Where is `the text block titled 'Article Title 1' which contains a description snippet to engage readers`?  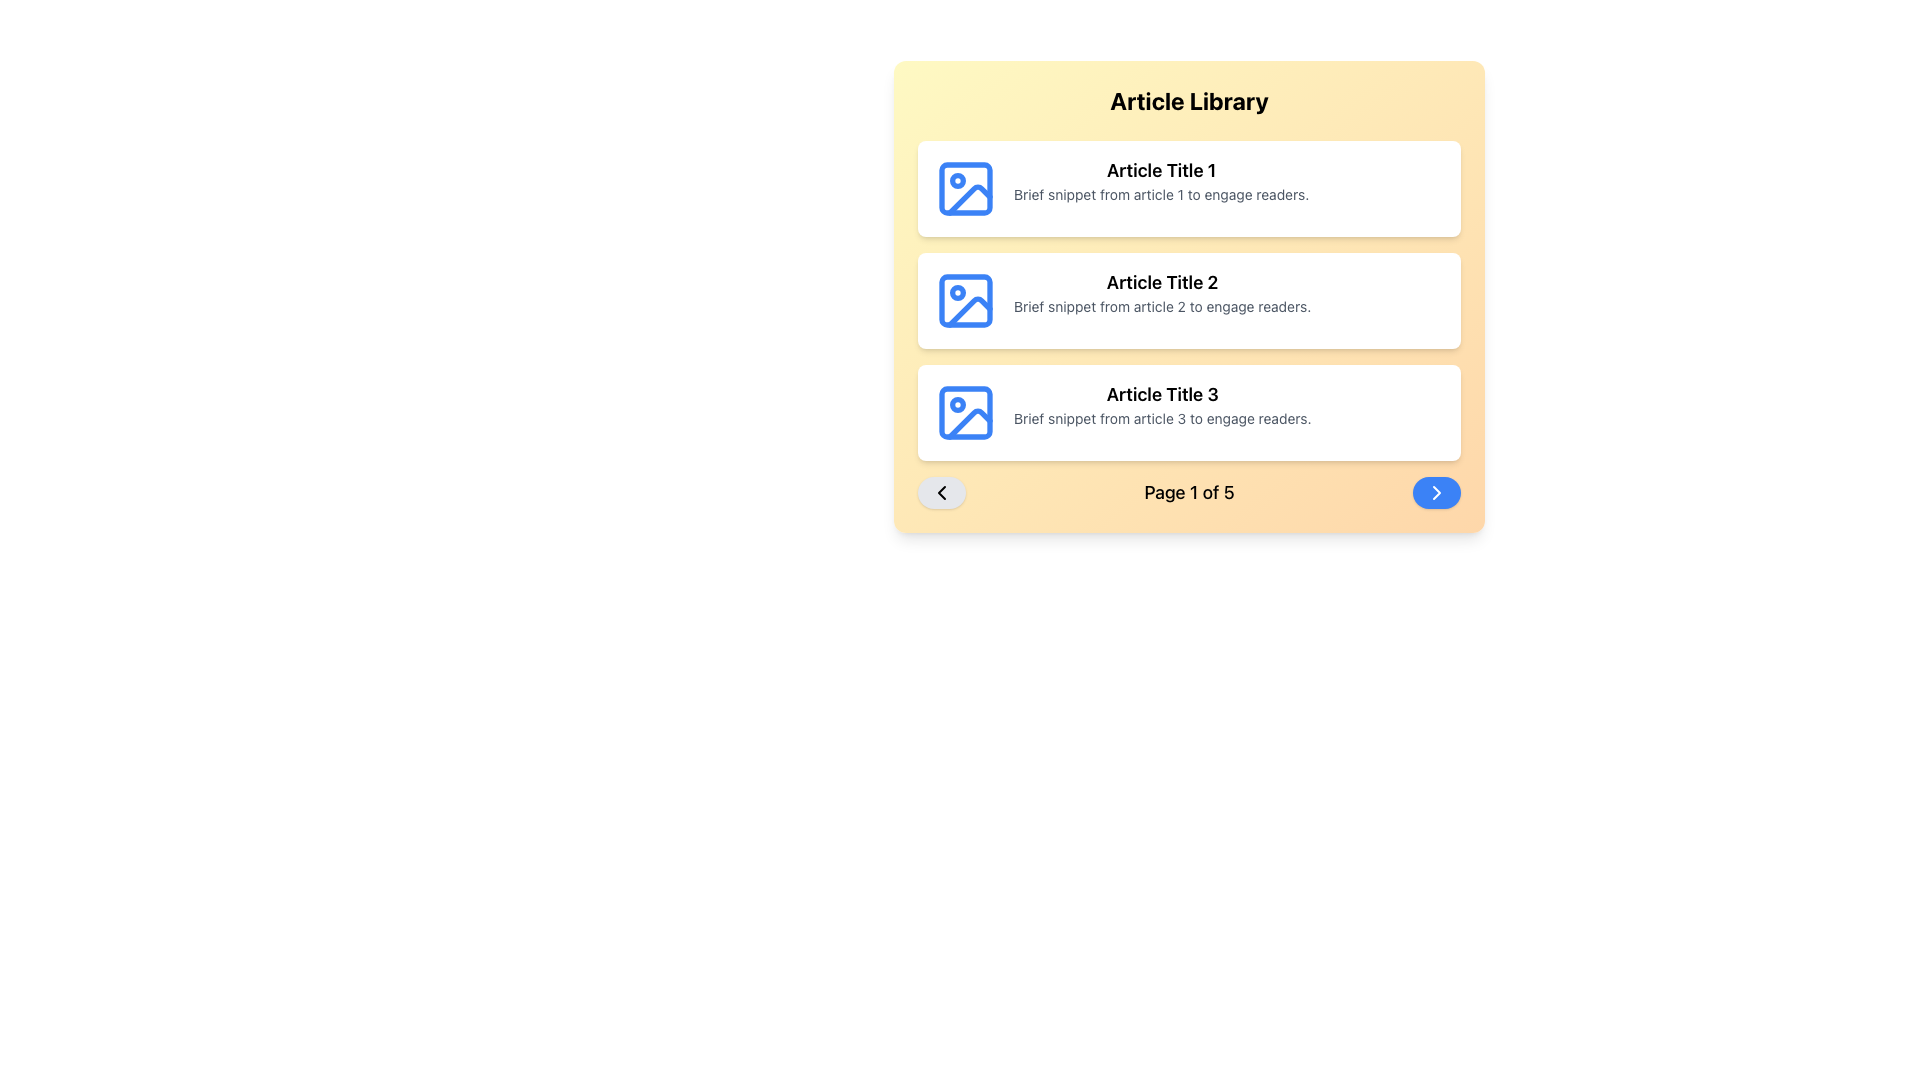 the text block titled 'Article Title 1' which contains a description snippet to engage readers is located at coordinates (1161, 181).